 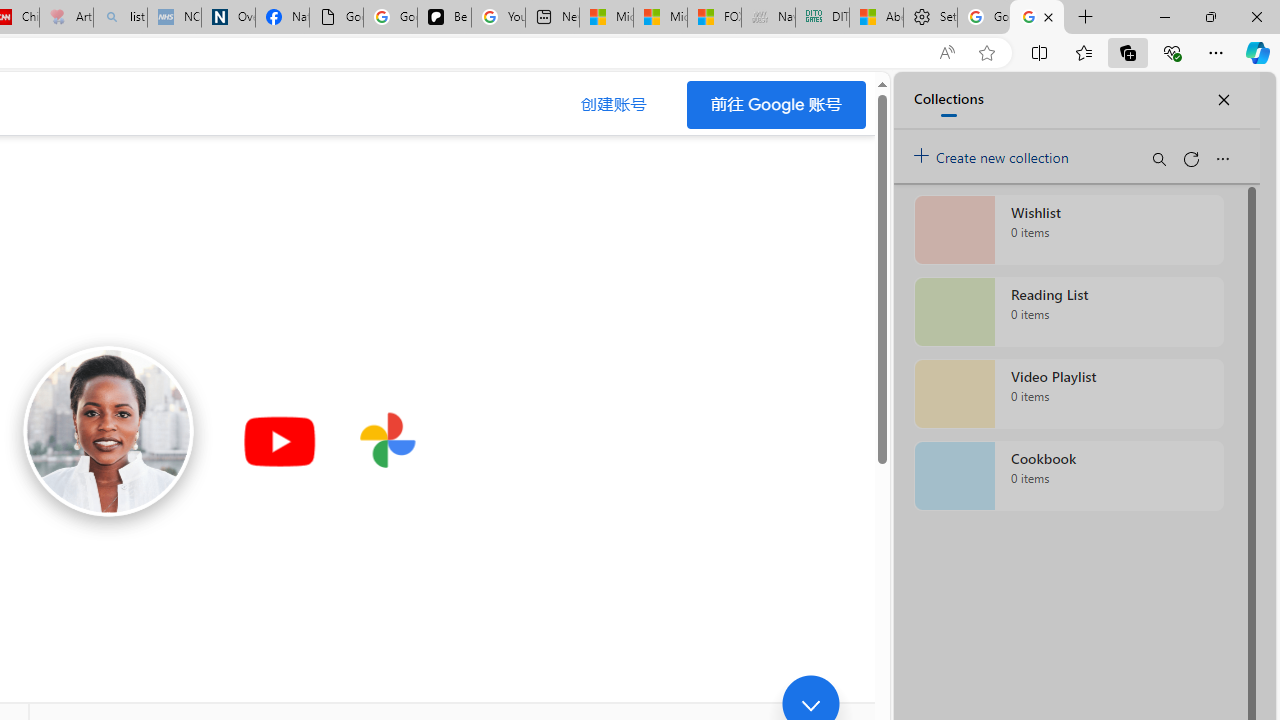 I want to click on 'Arthritis: Ask Health Professionals - Sleeping', so click(x=66, y=17).